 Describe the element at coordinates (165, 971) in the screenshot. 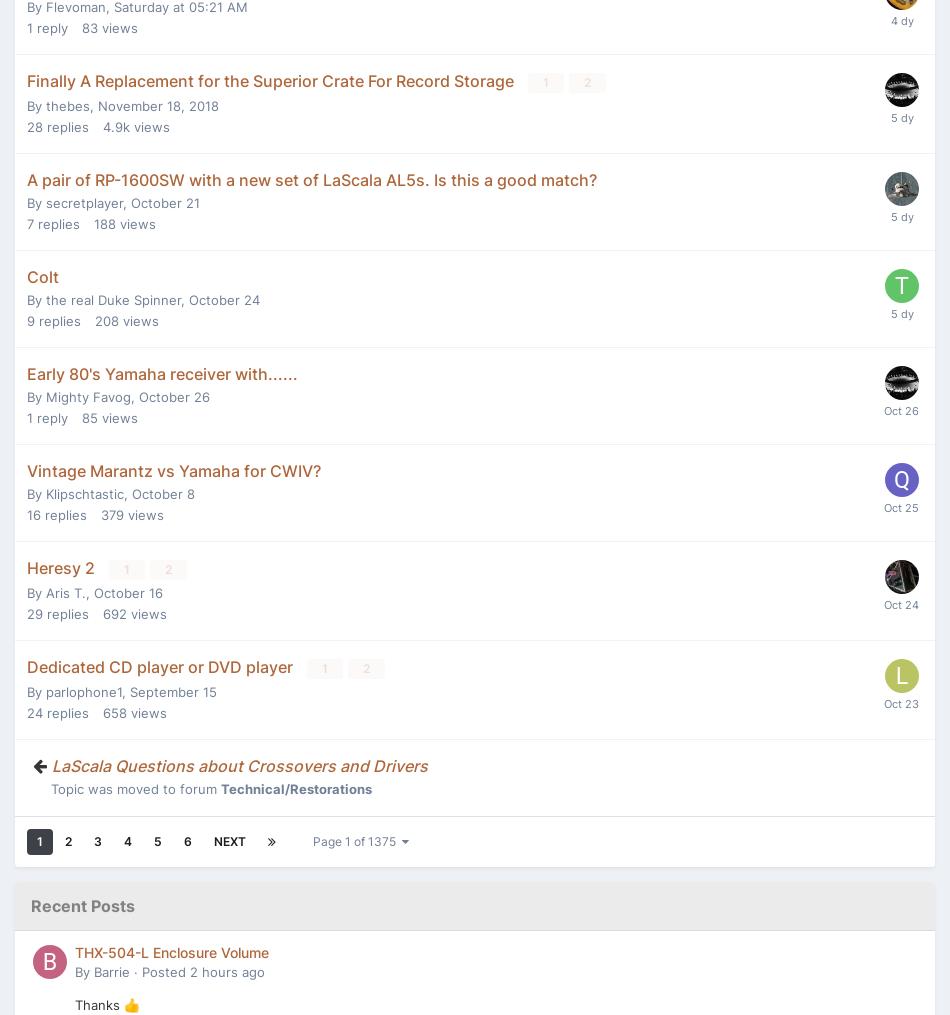

I see `'Posted'` at that location.